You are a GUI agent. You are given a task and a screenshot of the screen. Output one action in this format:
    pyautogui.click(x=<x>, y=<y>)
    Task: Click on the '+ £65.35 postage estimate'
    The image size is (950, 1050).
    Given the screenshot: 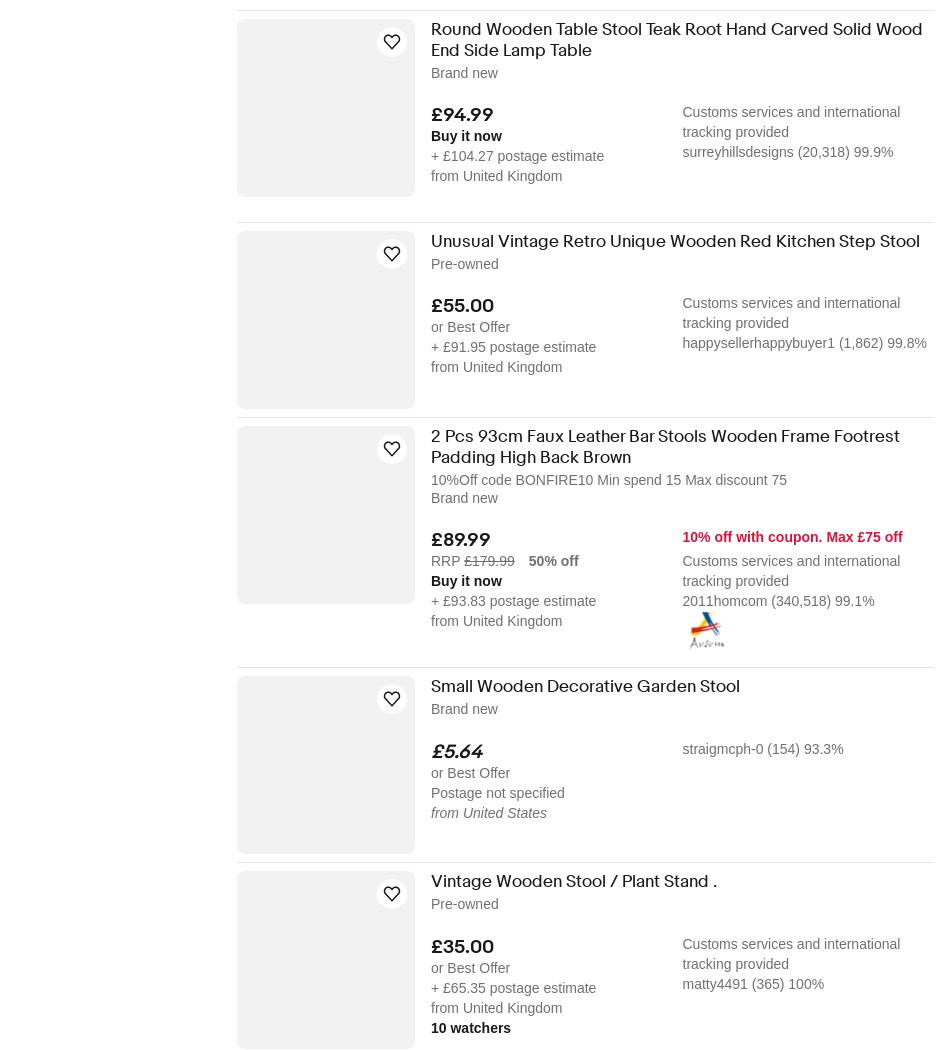 What is the action you would take?
    pyautogui.click(x=513, y=987)
    